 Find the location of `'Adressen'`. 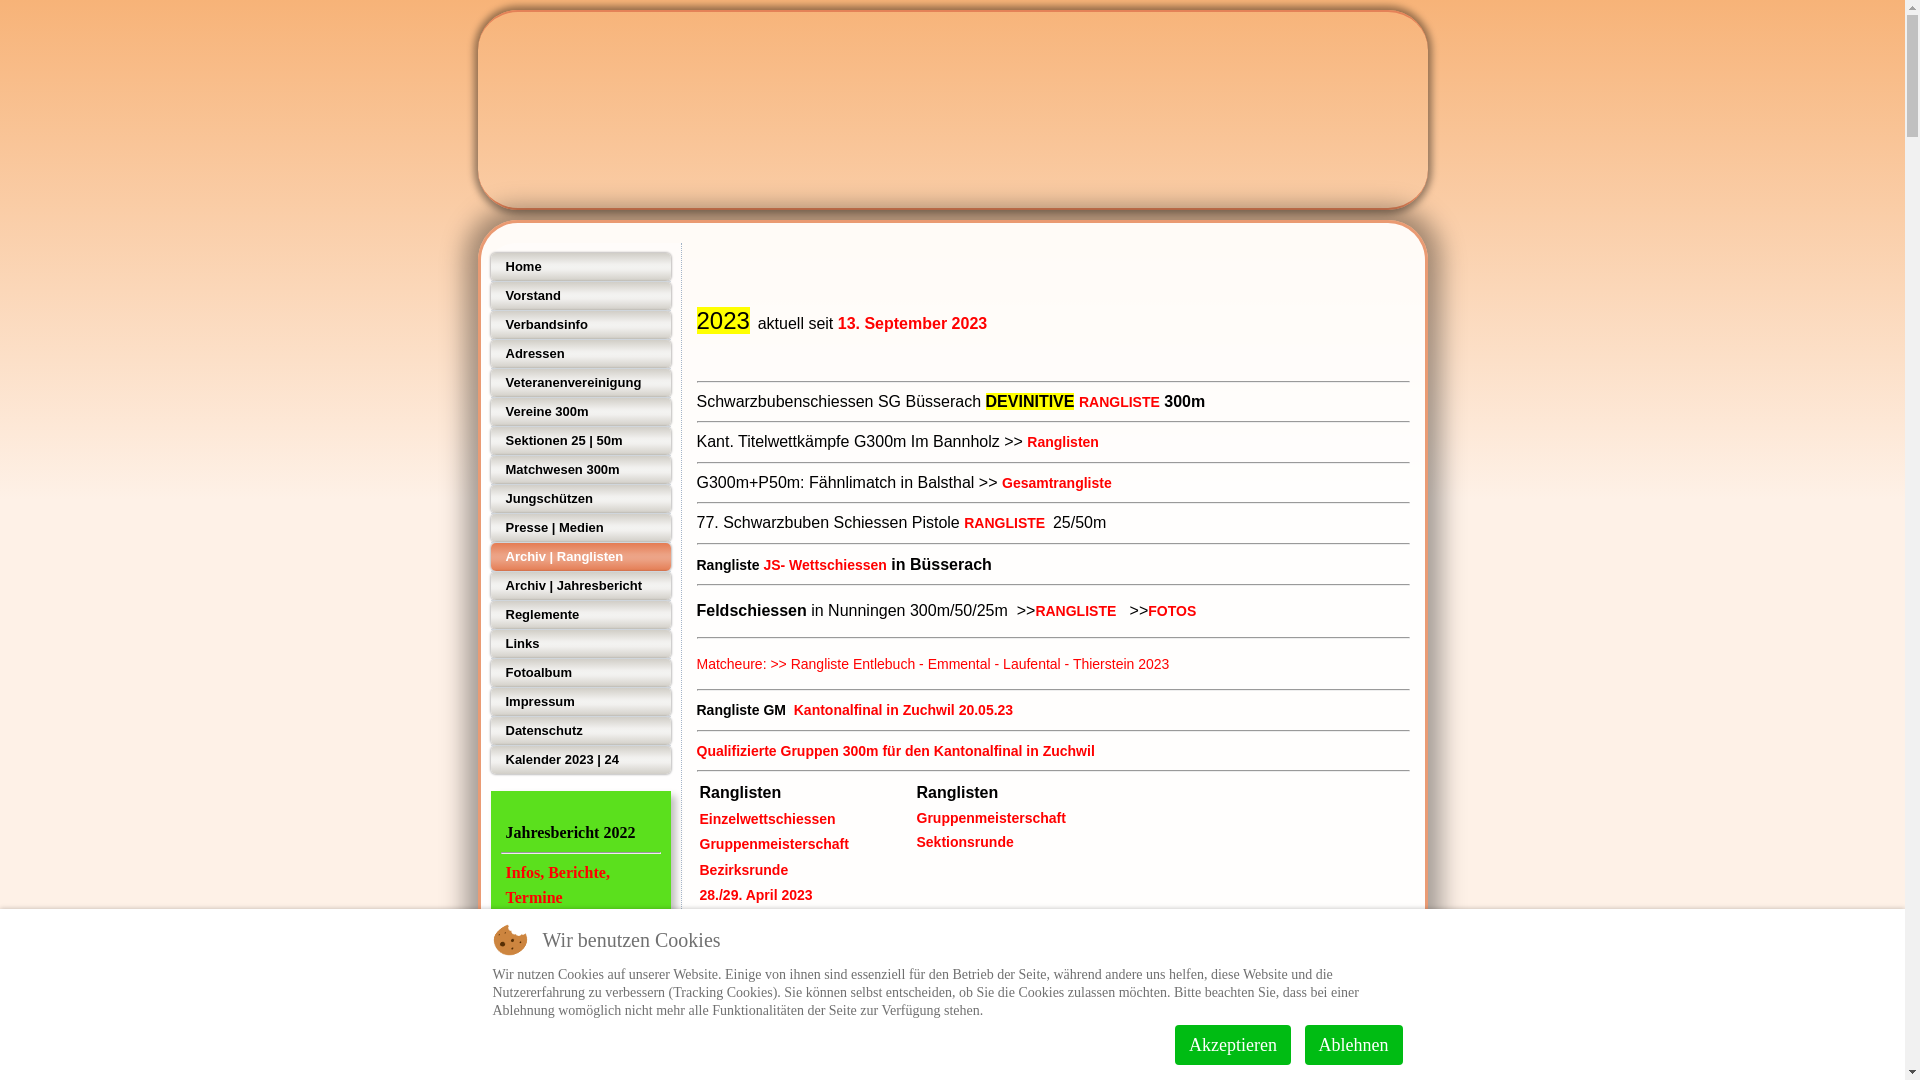

'Adressen' is located at coordinates (489, 353).